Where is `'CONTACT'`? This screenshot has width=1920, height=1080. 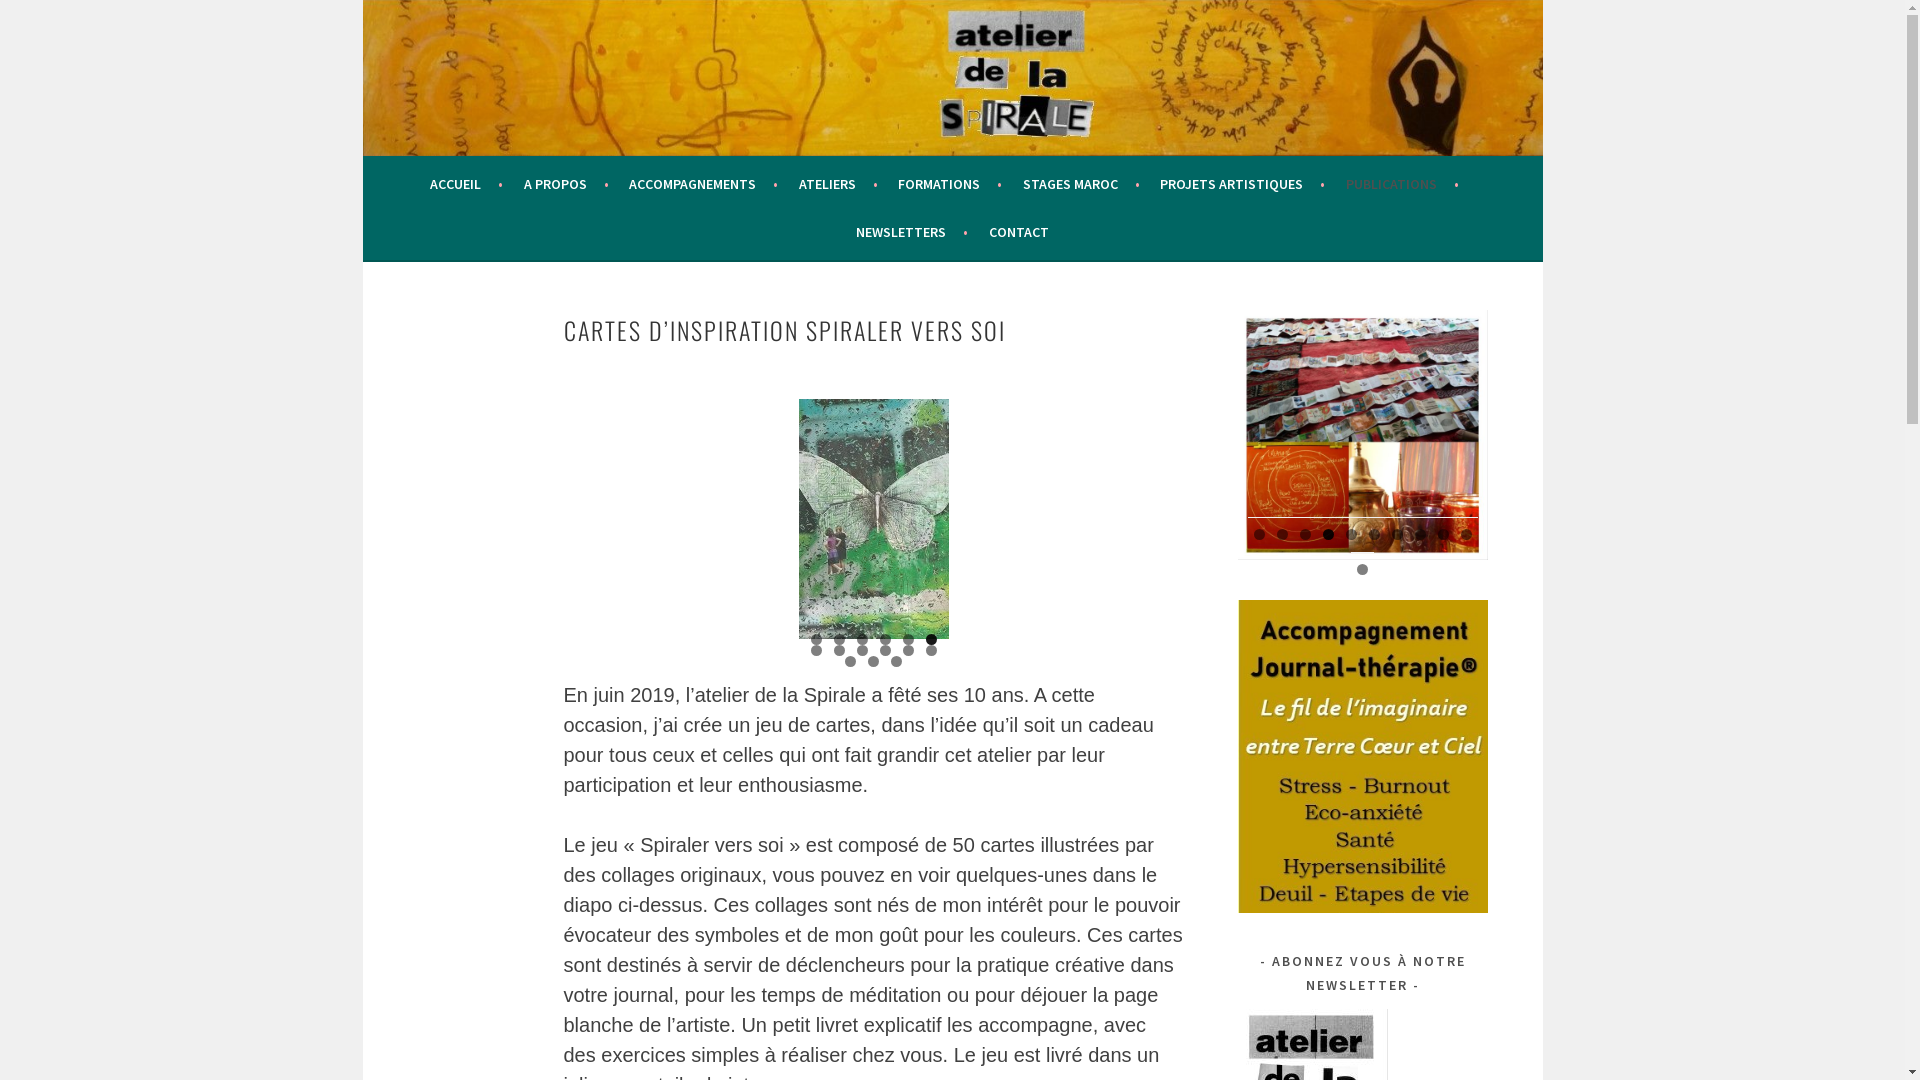
'CONTACT' is located at coordinates (1018, 230).